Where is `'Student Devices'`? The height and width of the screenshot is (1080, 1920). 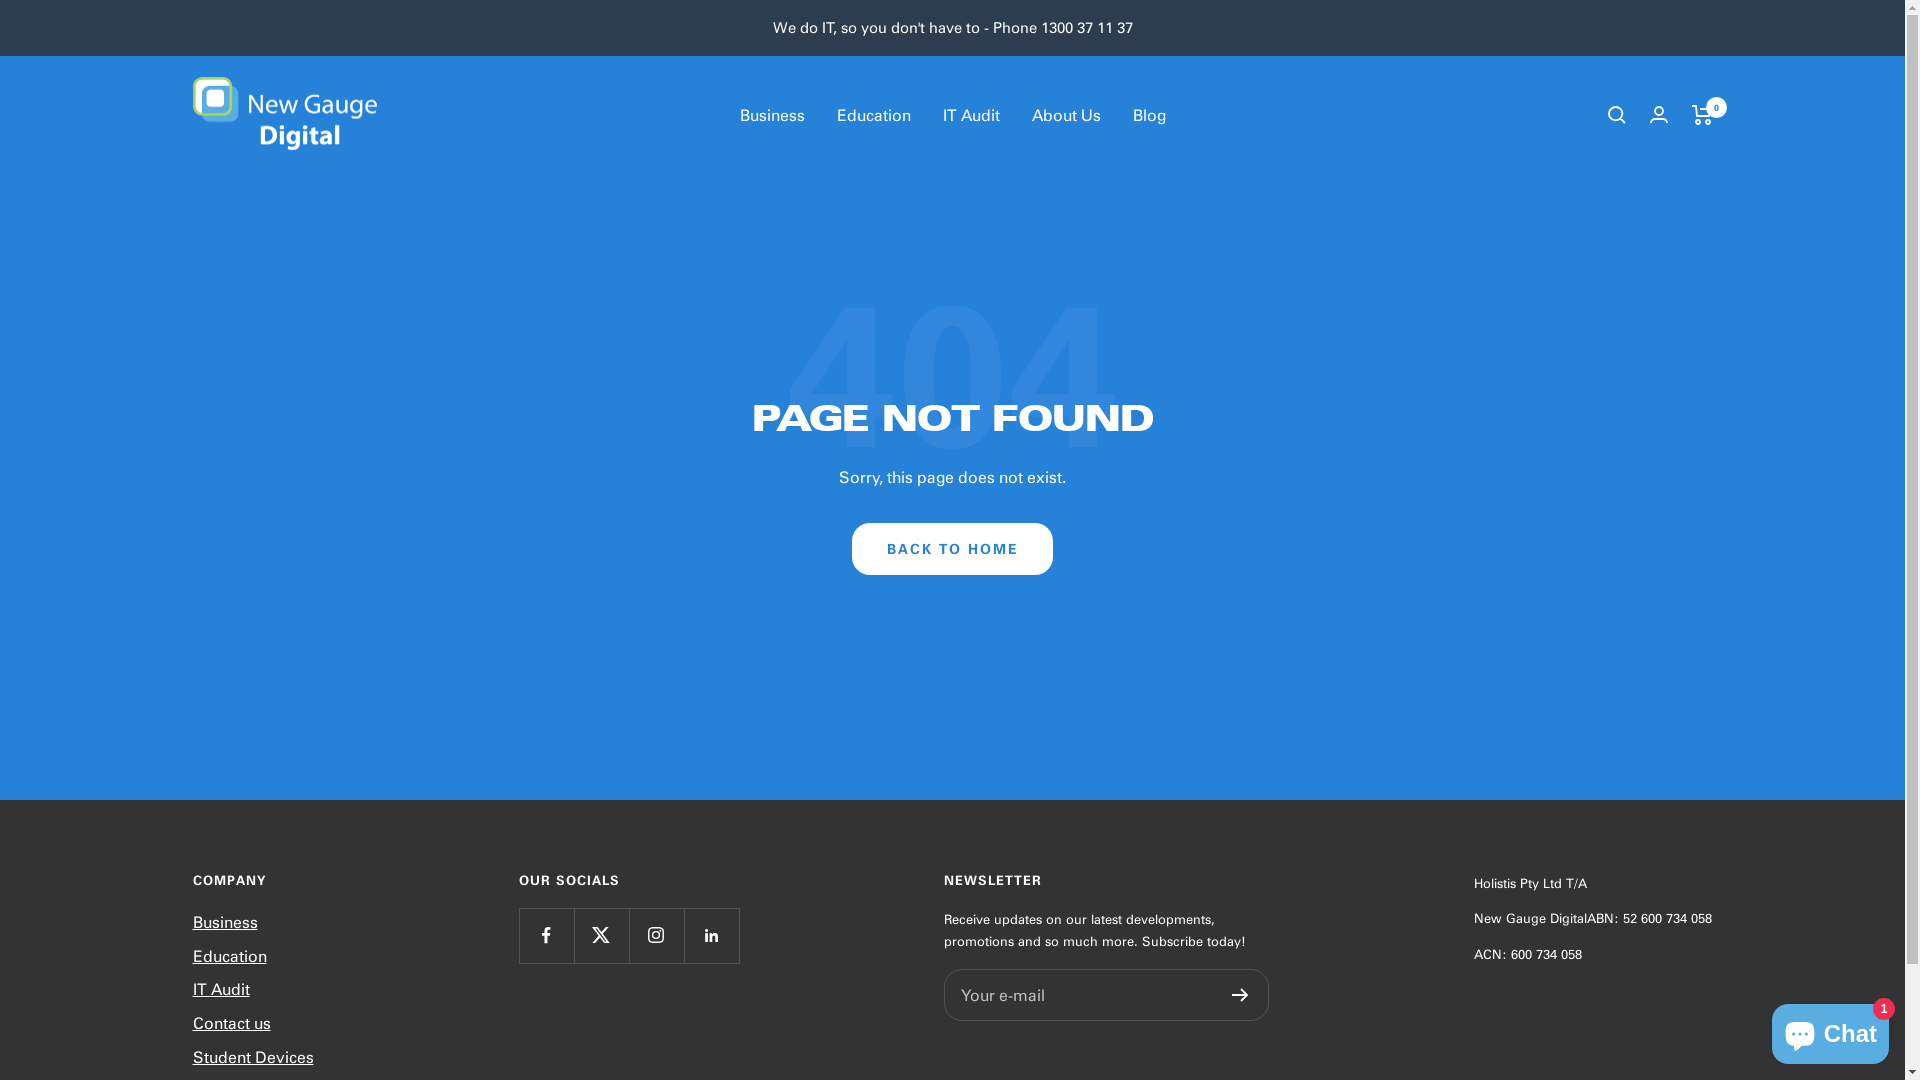 'Student Devices' is located at coordinates (192, 1055).